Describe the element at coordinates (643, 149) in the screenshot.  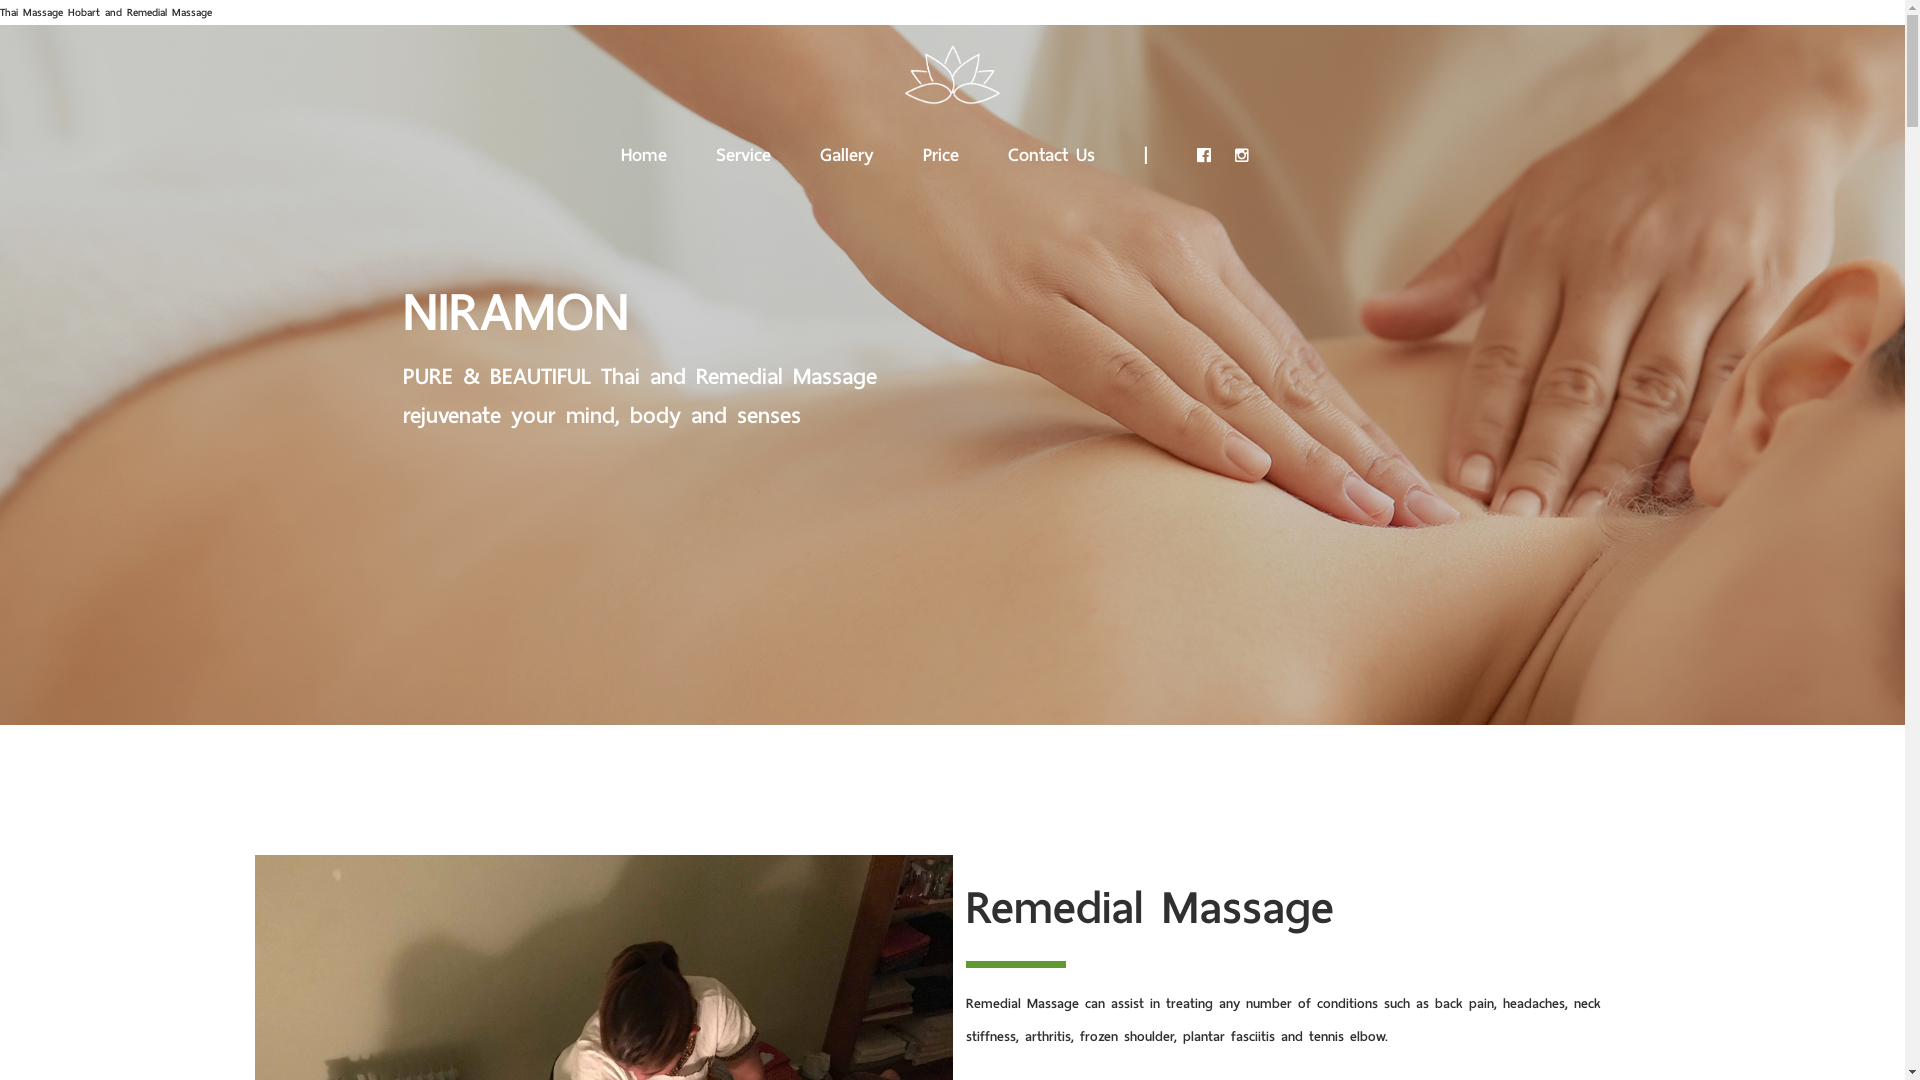
I see `'Home'` at that location.